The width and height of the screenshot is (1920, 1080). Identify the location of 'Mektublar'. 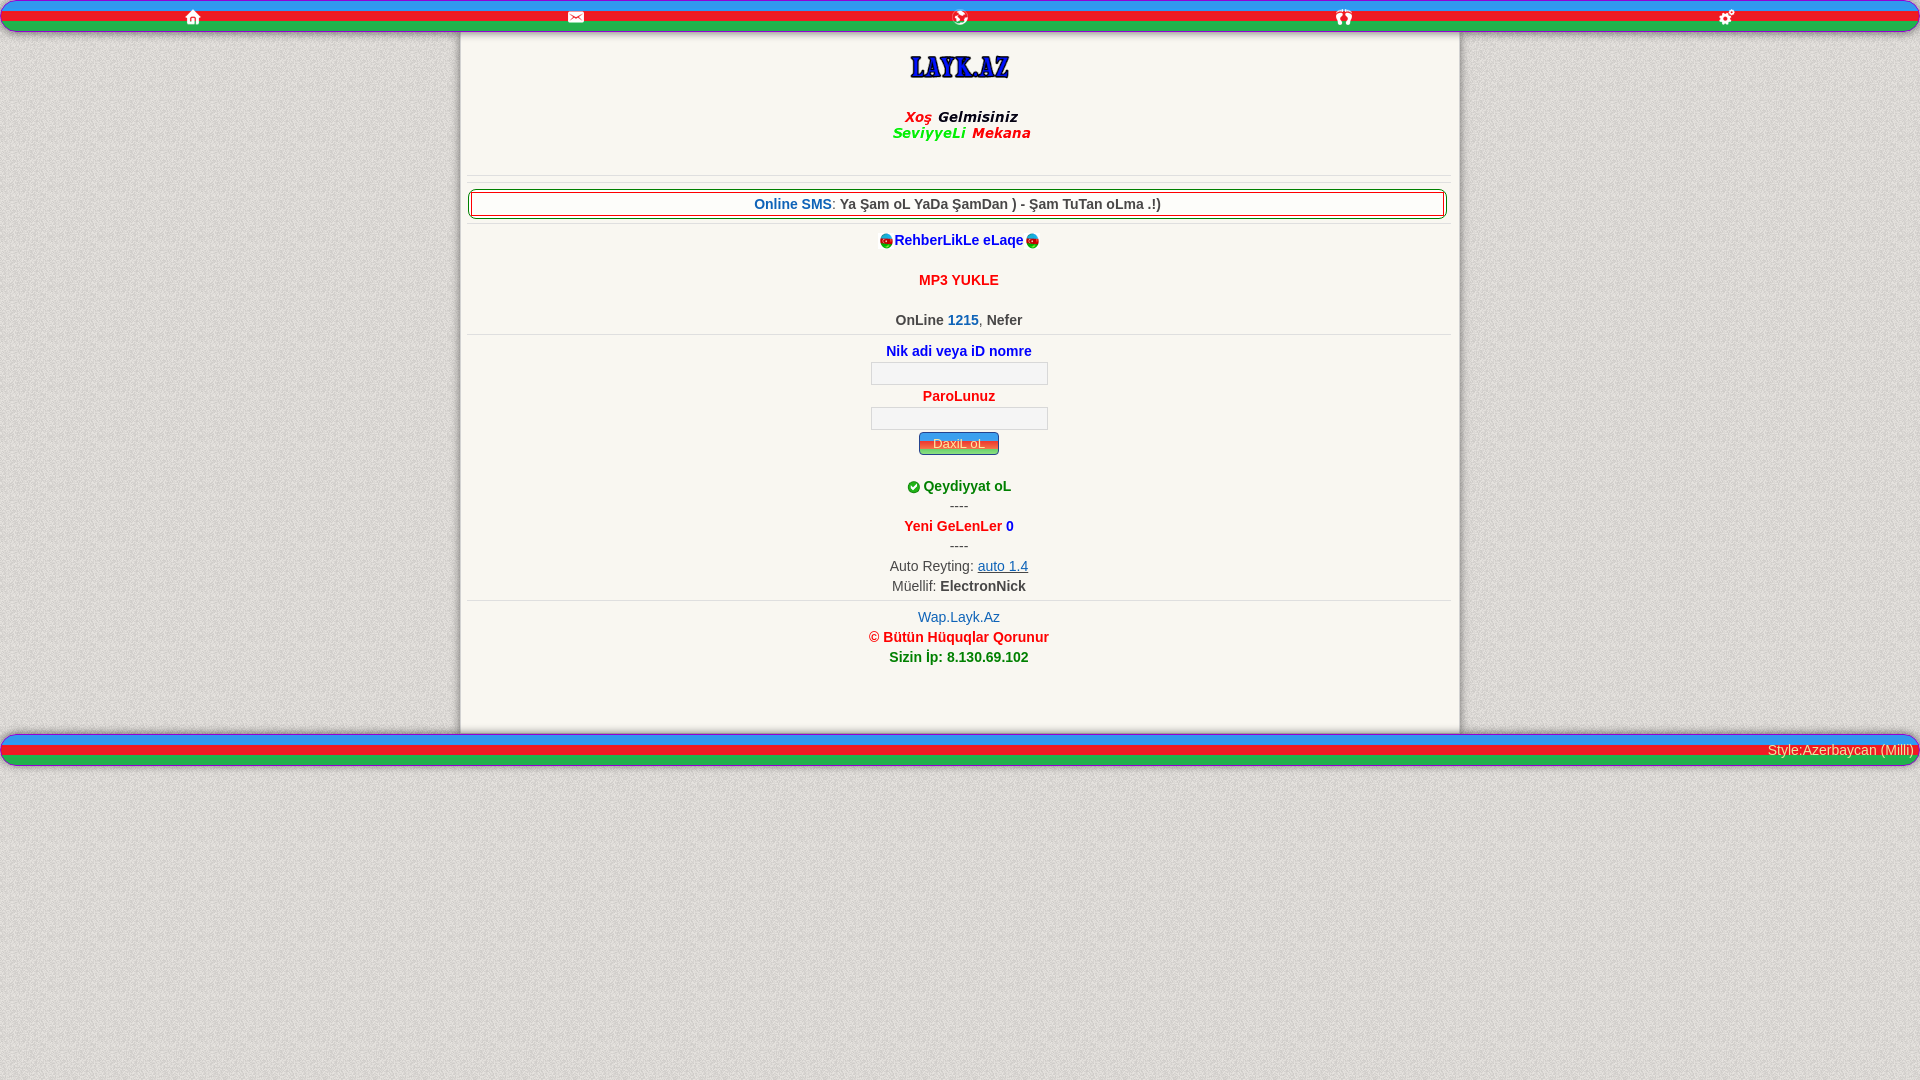
(960, 15).